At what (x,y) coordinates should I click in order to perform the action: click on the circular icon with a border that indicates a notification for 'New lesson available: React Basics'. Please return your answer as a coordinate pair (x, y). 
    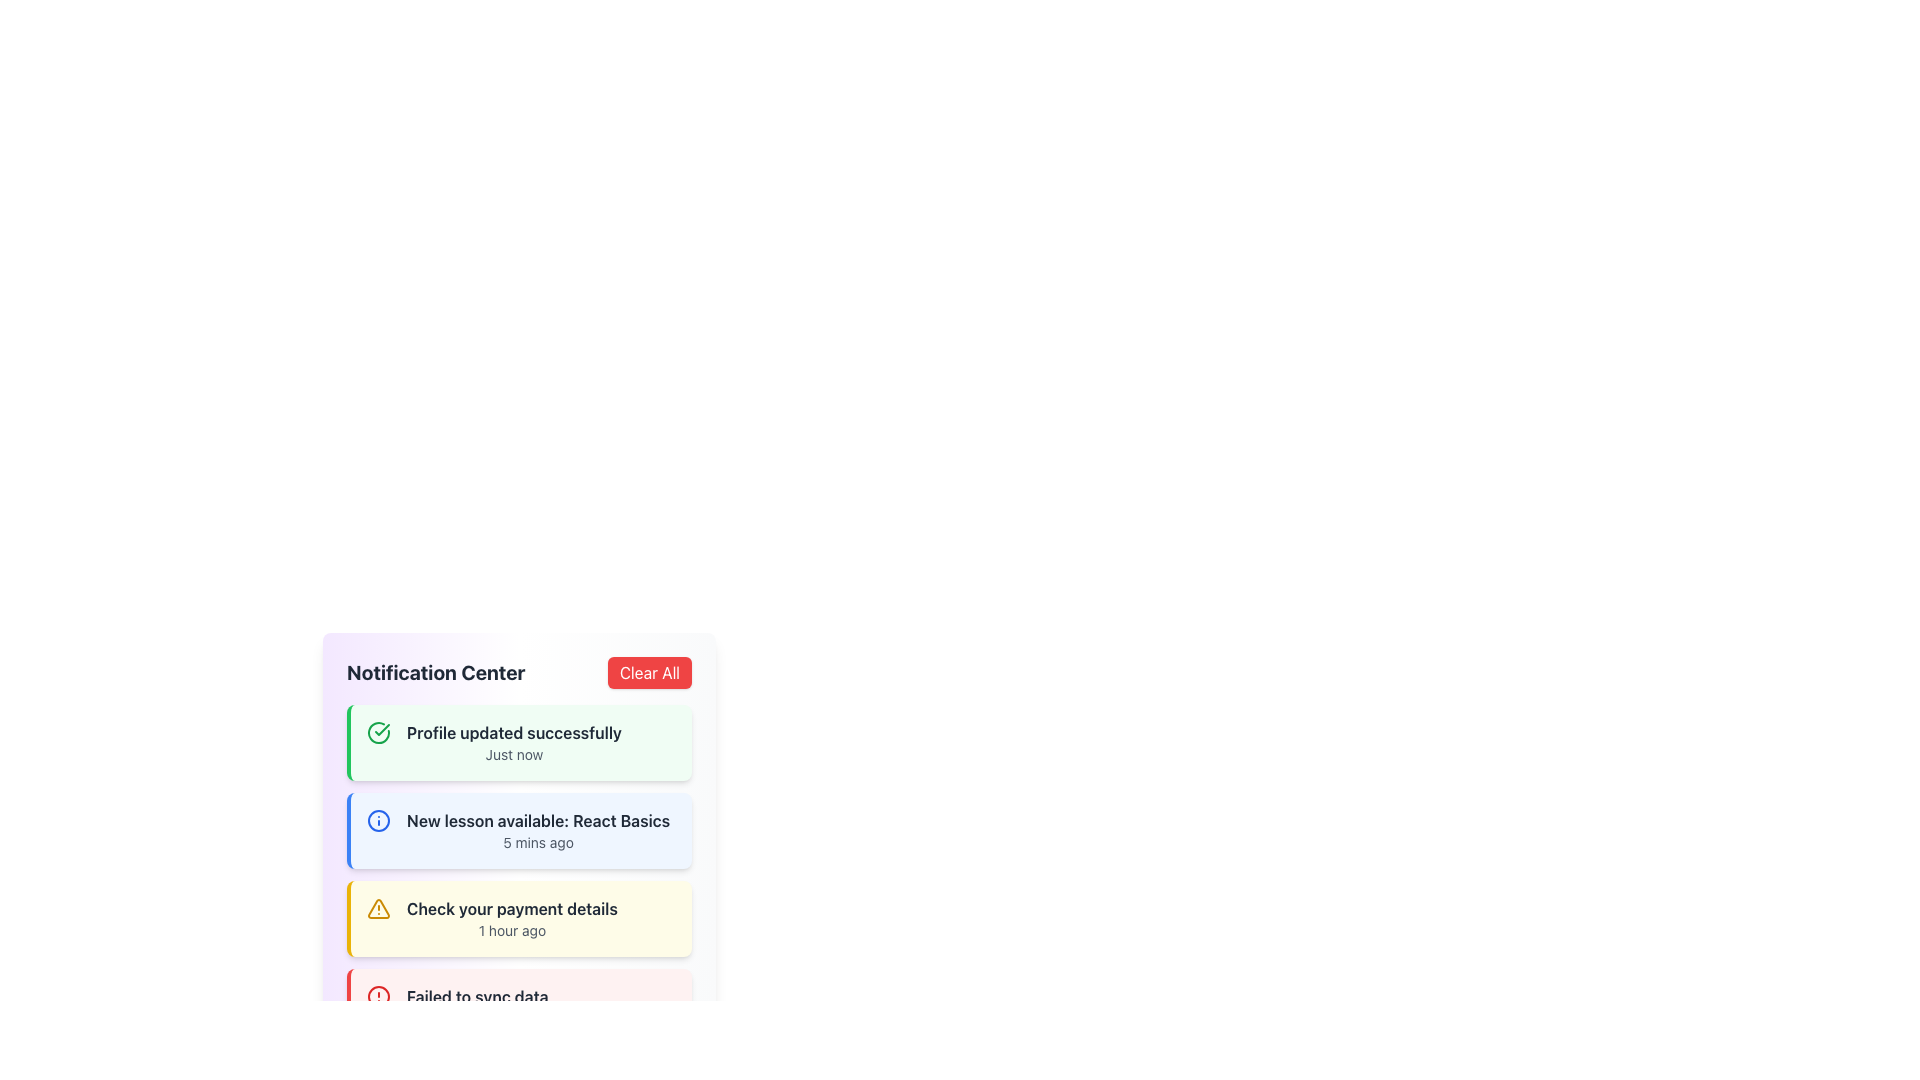
    Looking at the image, I should click on (379, 821).